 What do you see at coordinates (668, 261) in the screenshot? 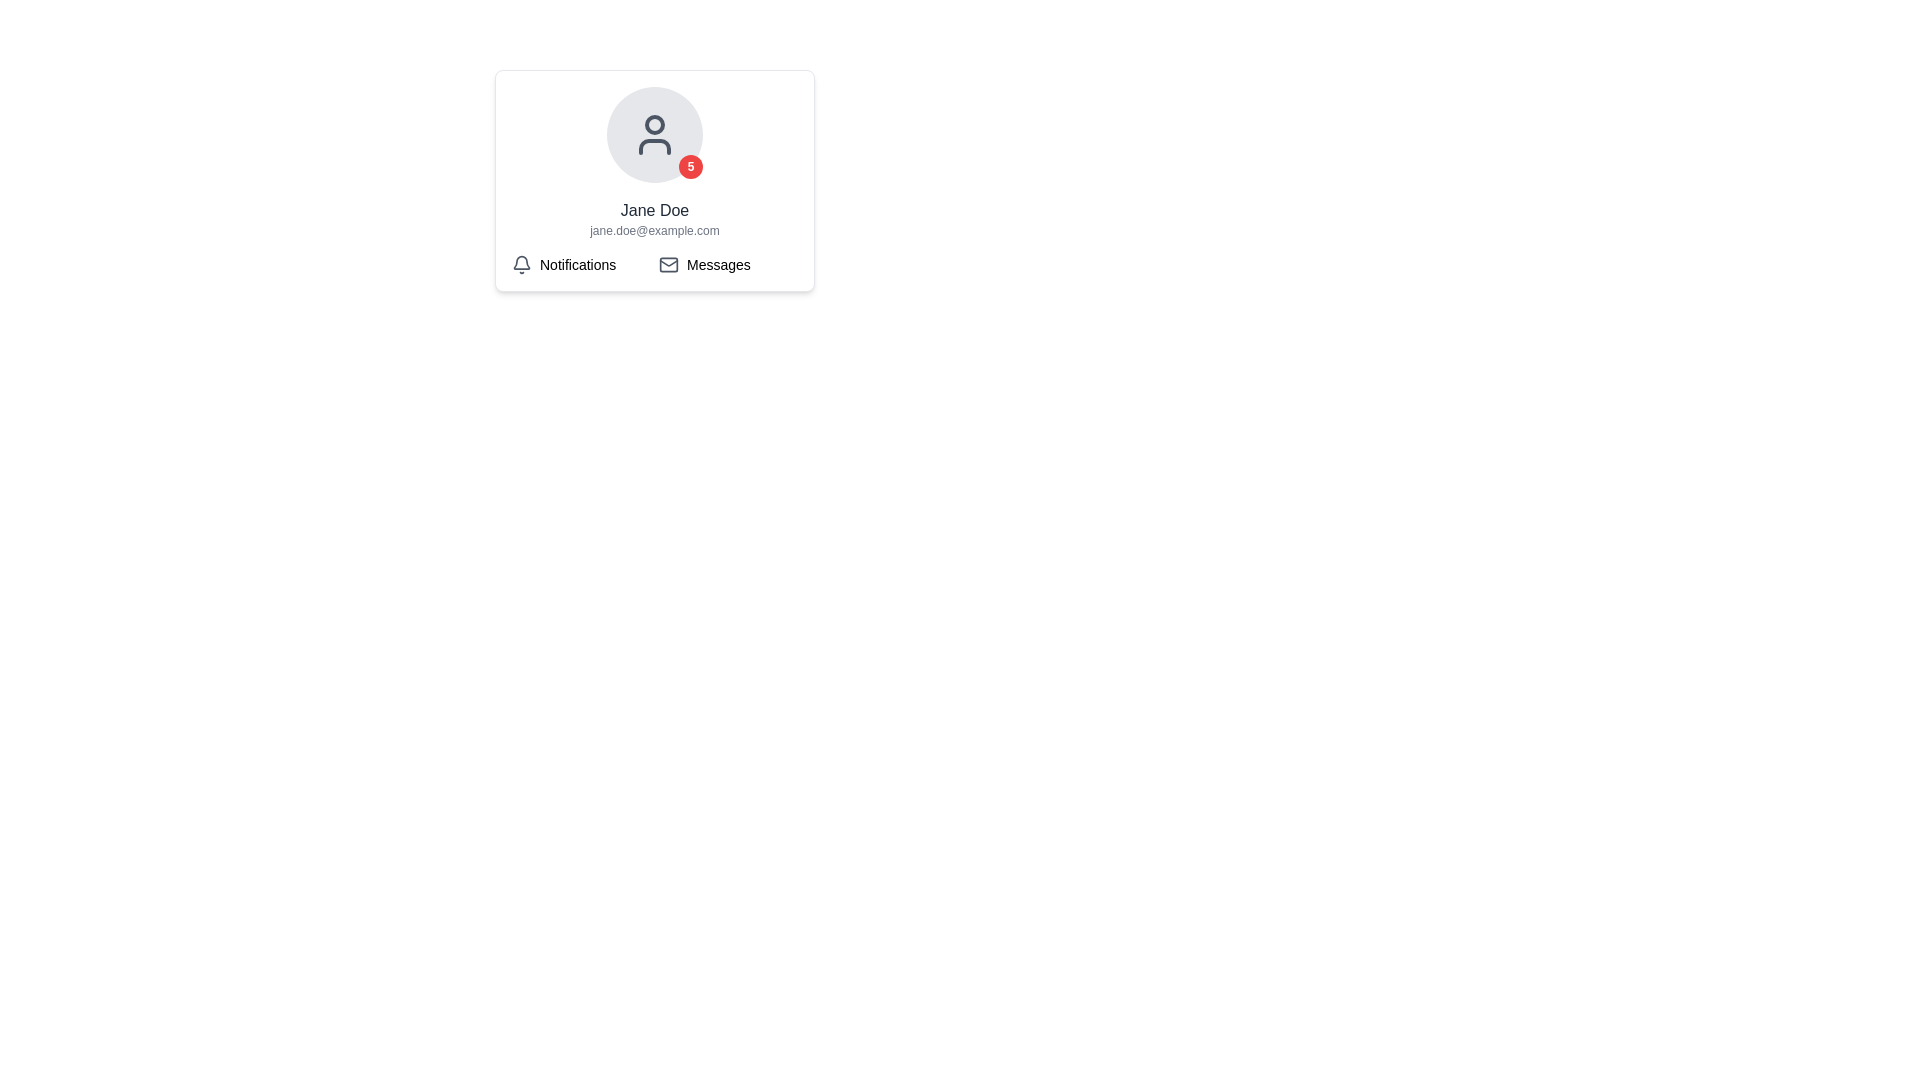
I see `the thin, dark-colored, V-shaped line forming the lower part of the envelope icon located at the top-right corner of the central profile card` at bounding box center [668, 261].